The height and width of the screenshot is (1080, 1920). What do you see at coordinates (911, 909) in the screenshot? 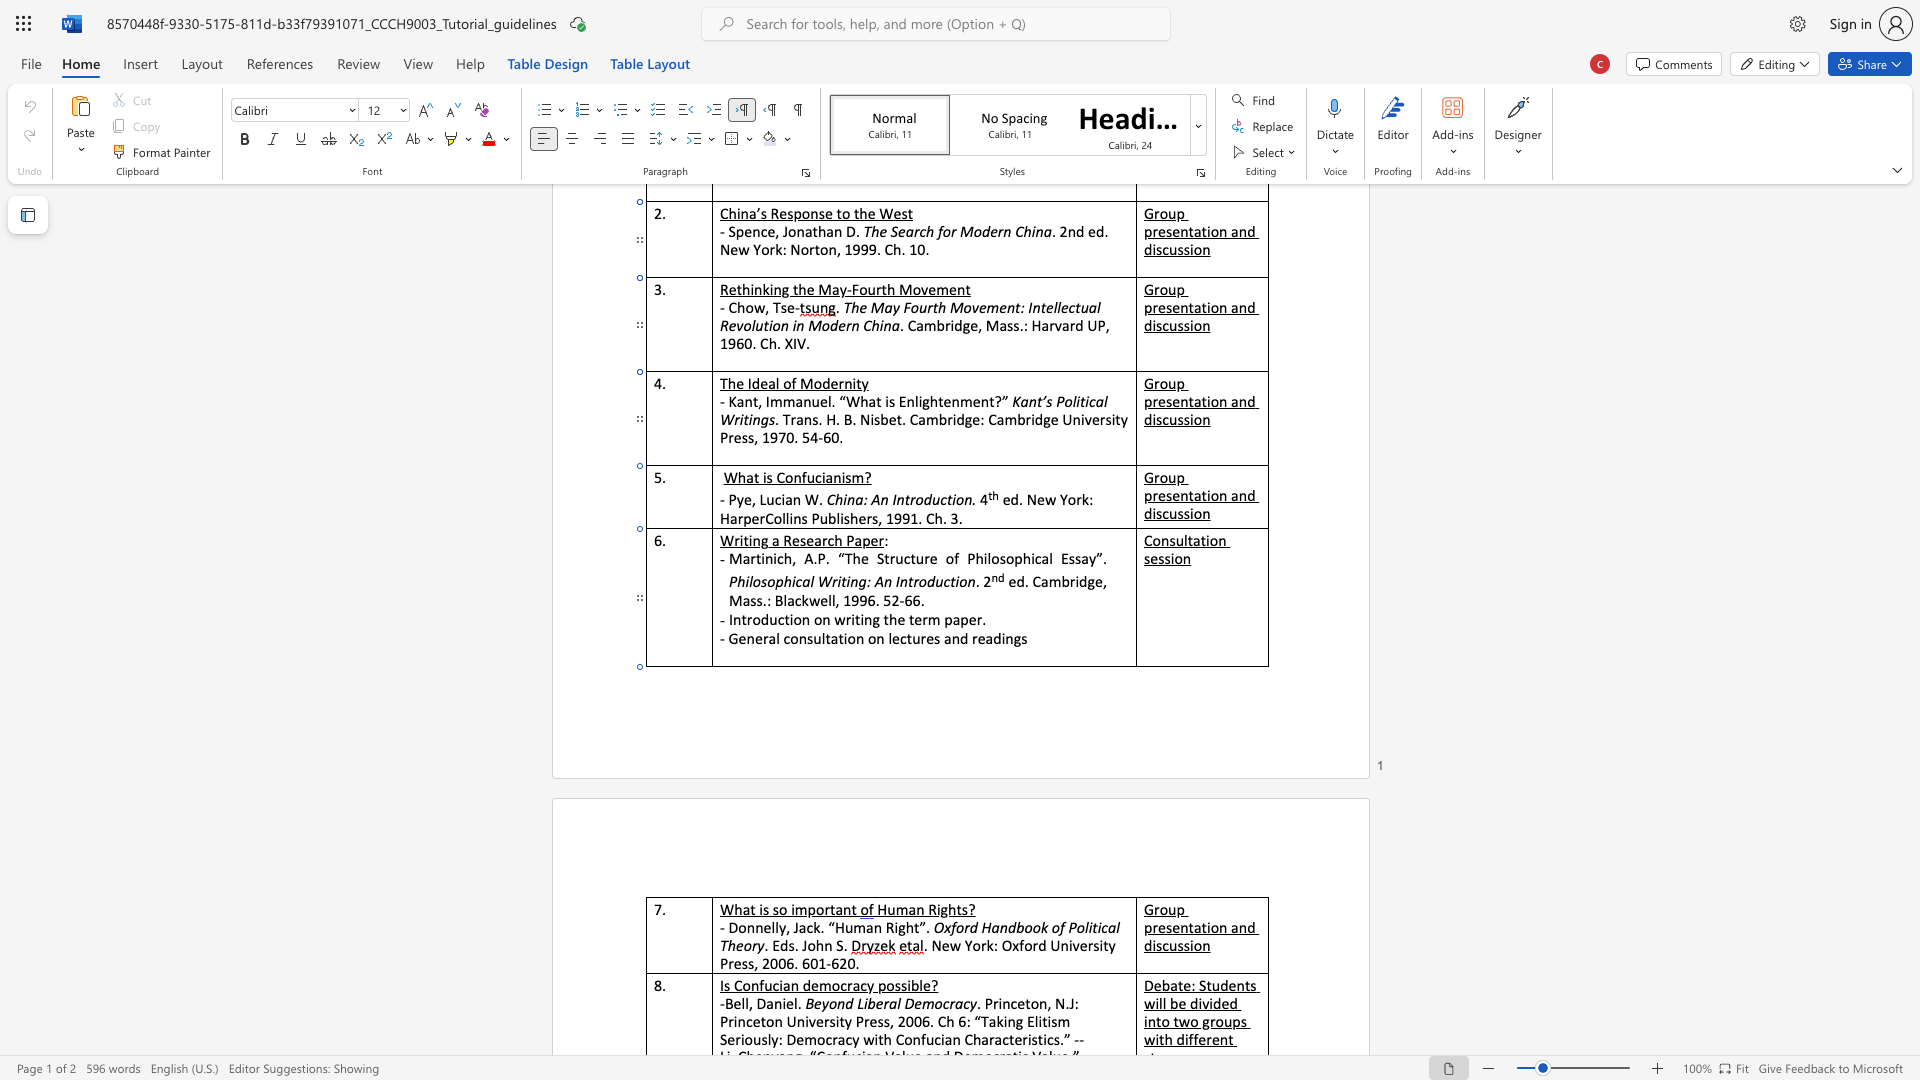
I see `the 1th character "a" in the text` at bounding box center [911, 909].